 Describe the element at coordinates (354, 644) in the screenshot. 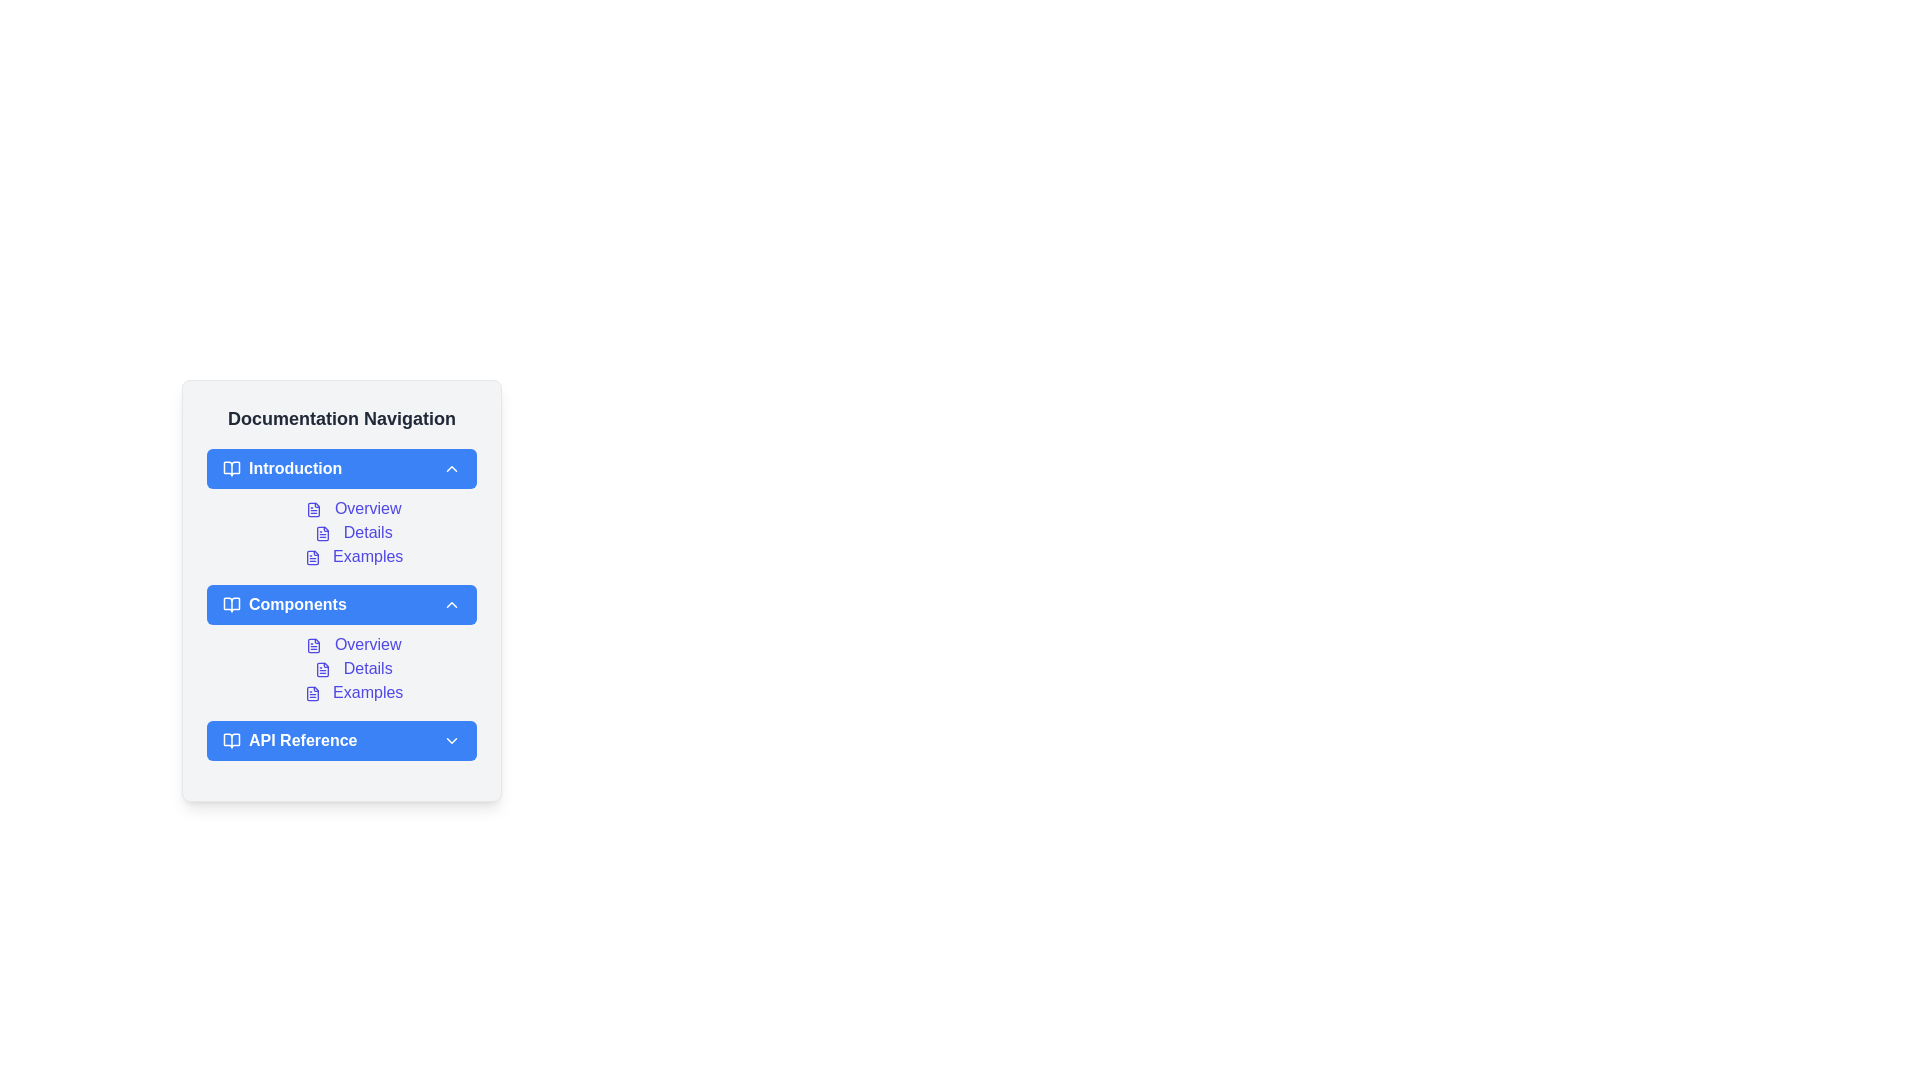

I see `the 'Overview' text link with an icon, which is styled with blue text and an underline appears when hovered over, located in the 'Components' section of the navigation list` at that location.